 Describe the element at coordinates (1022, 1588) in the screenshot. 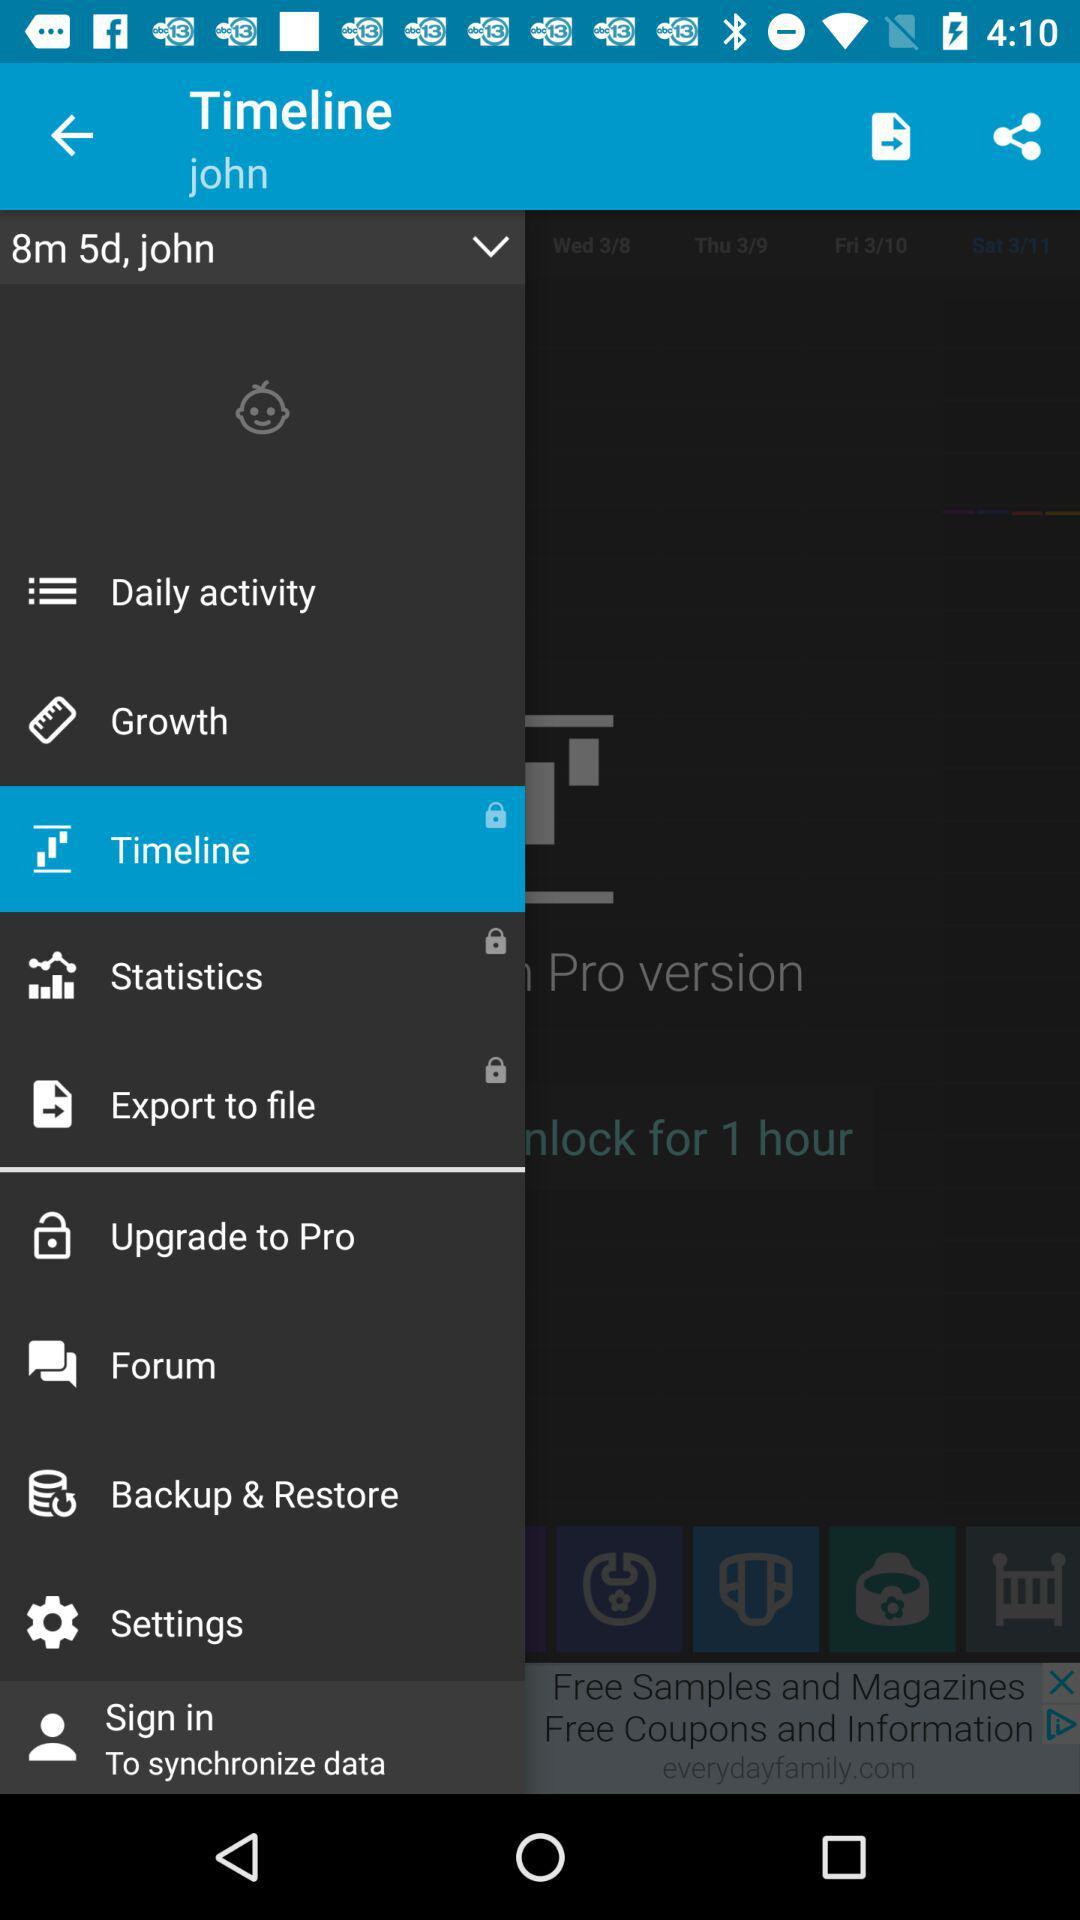

I see `the sliders icon` at that location.